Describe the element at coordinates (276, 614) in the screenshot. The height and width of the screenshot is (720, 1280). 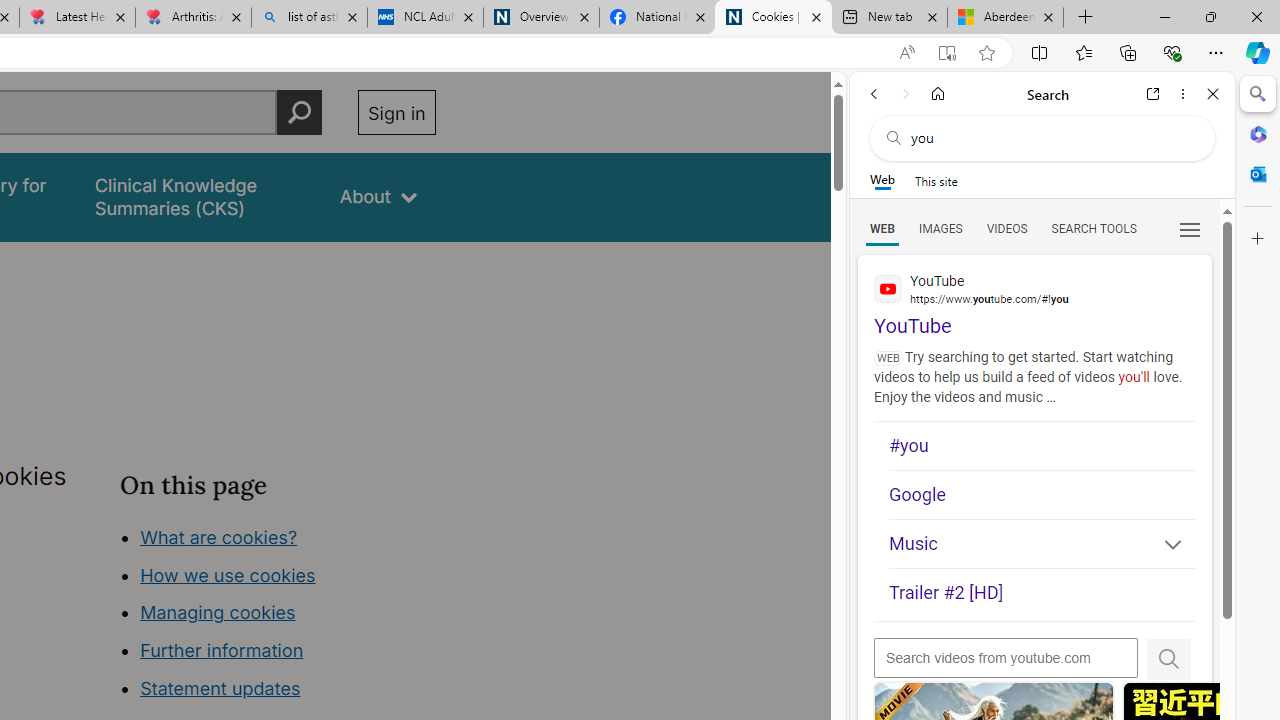
I see `'Class: in-page-nav__list'` at that location.